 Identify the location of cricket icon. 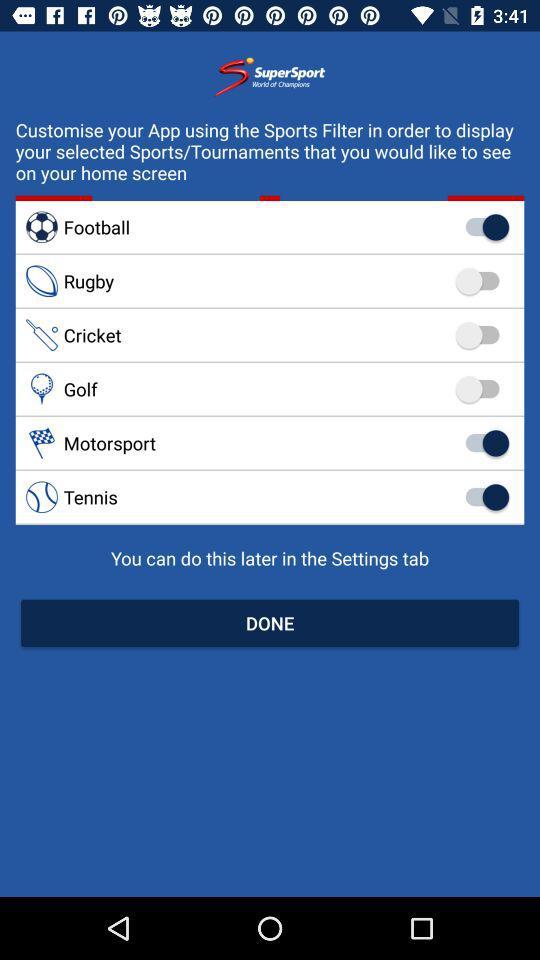
(270, 335).